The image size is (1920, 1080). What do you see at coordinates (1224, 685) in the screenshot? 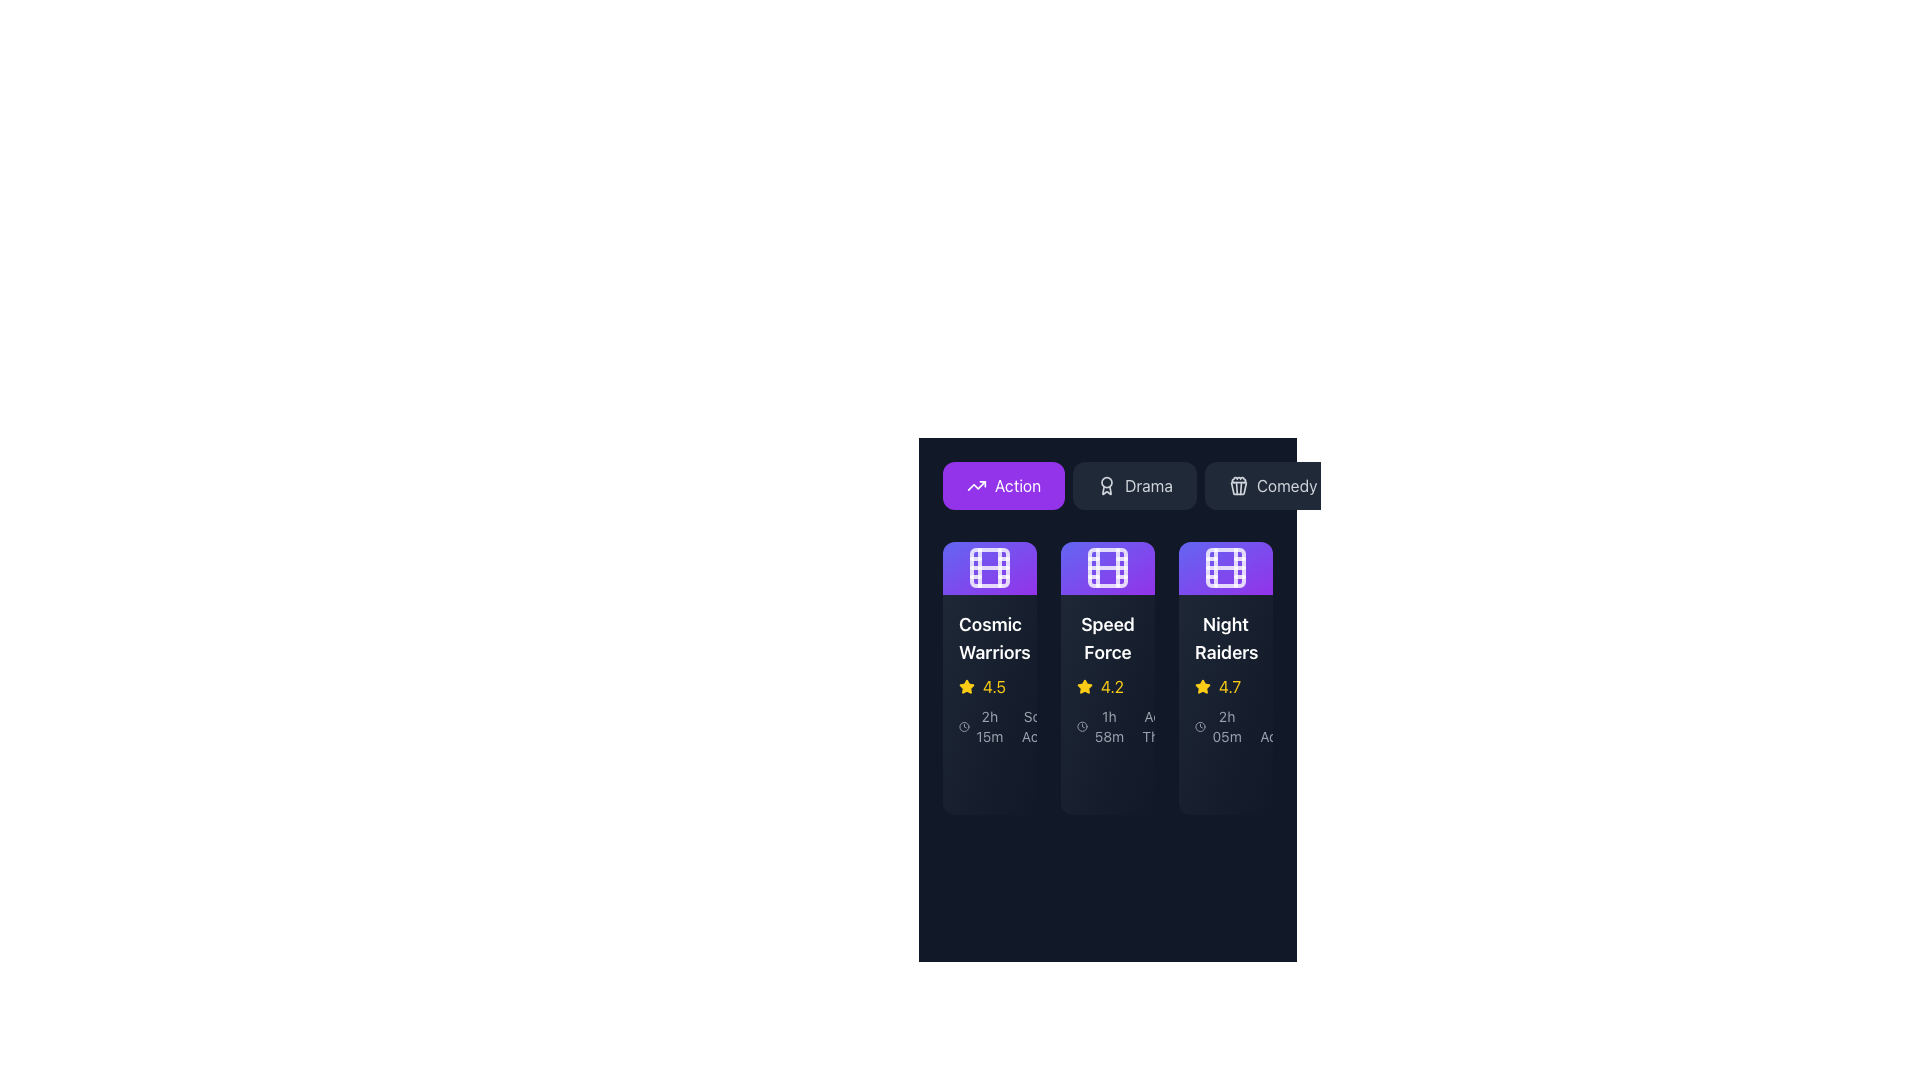
I see `rating value displayed as '4.7' in the yellow star icon element, located within the third card from the left, below the title 'Night Raiders'` at bounding box center [1224, 685].